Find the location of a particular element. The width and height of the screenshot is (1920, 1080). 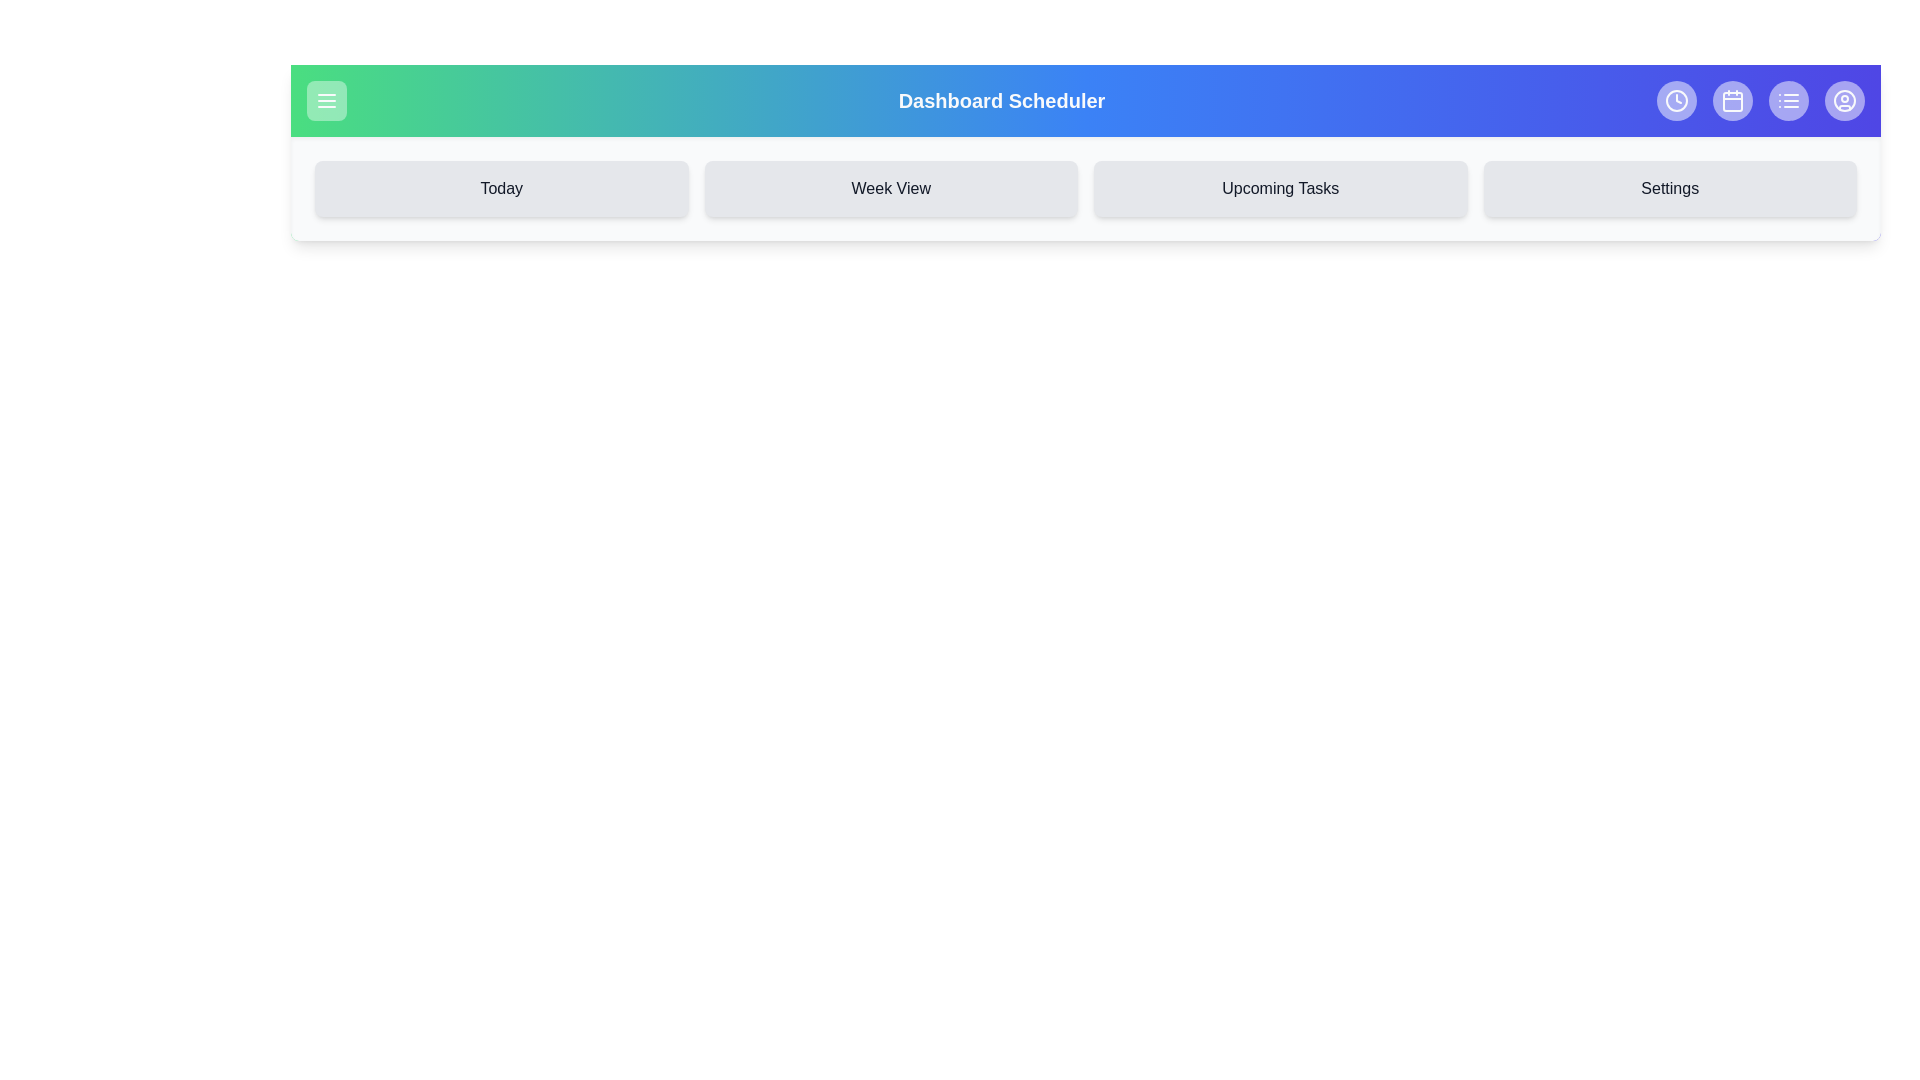

menu toggle button to toggle the menu visibility is located at coordinates (326, 100).